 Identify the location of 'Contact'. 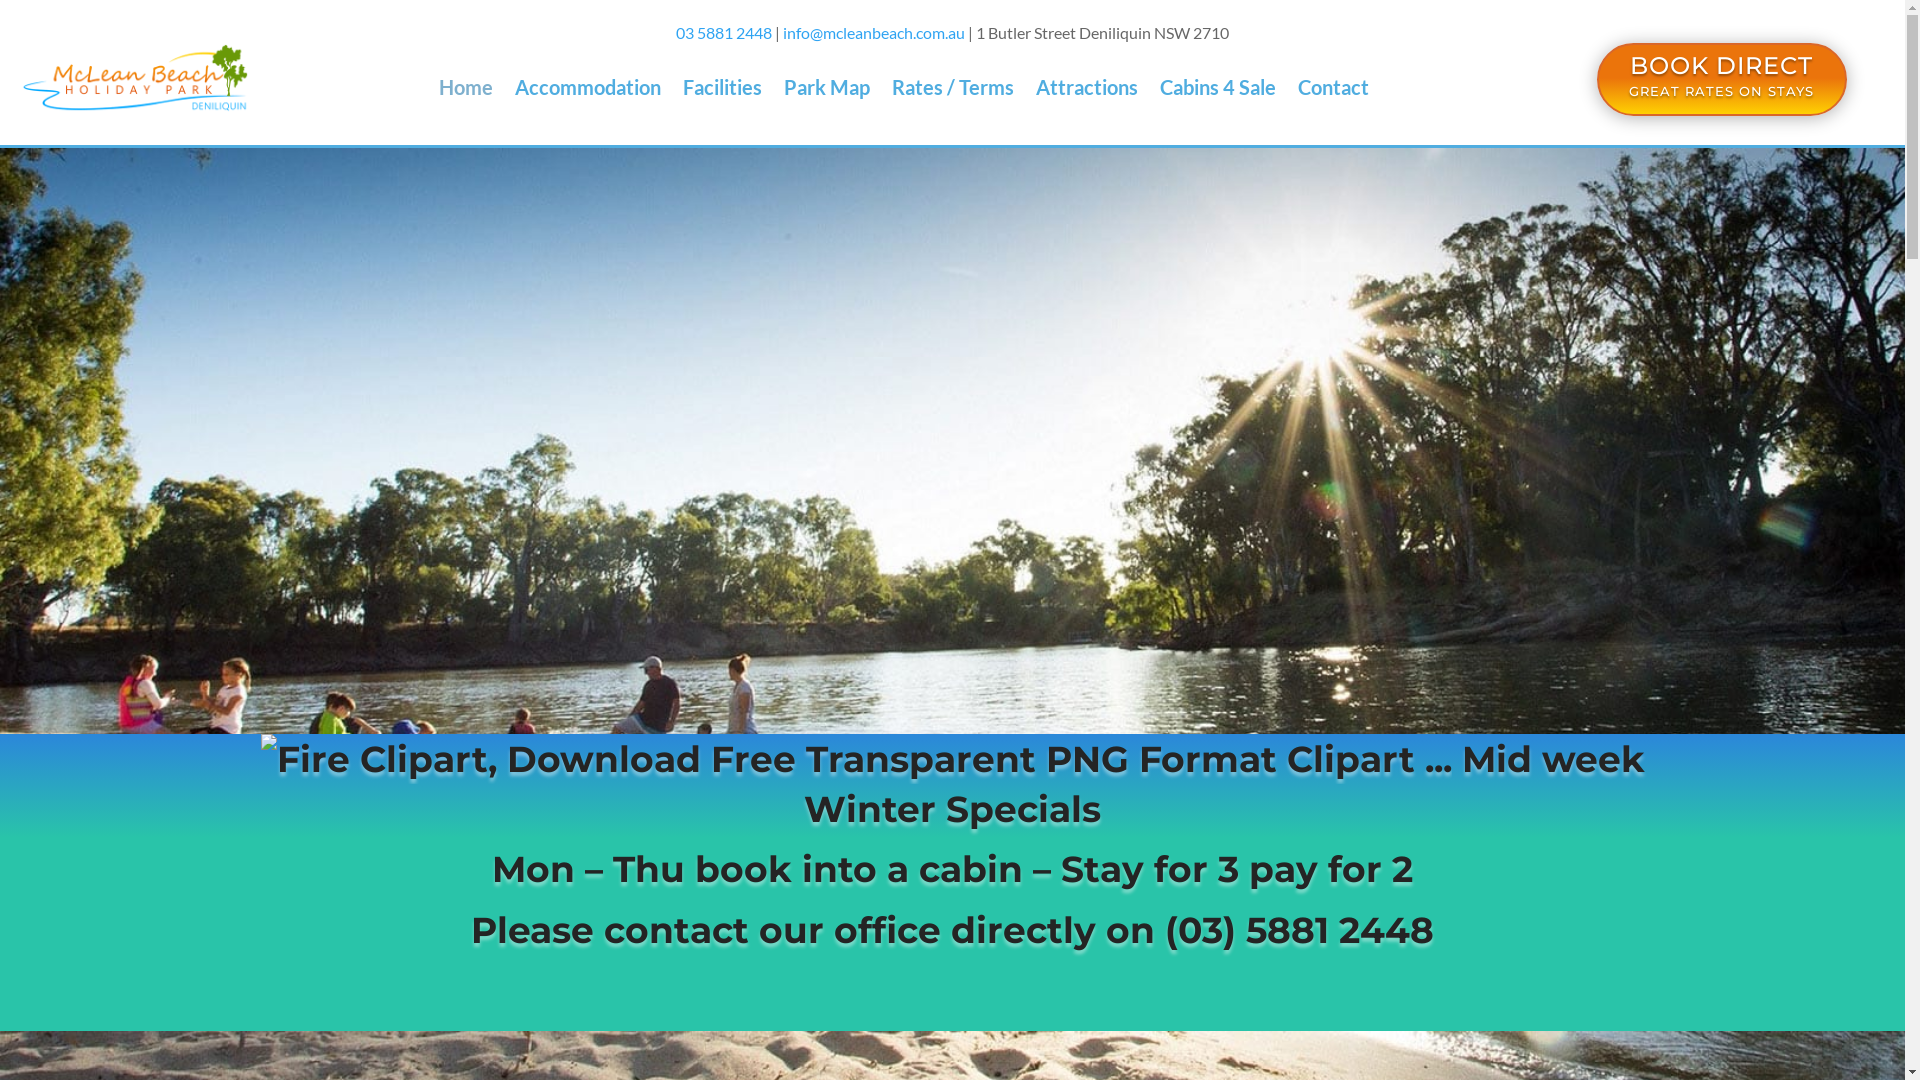
(1333, 91).